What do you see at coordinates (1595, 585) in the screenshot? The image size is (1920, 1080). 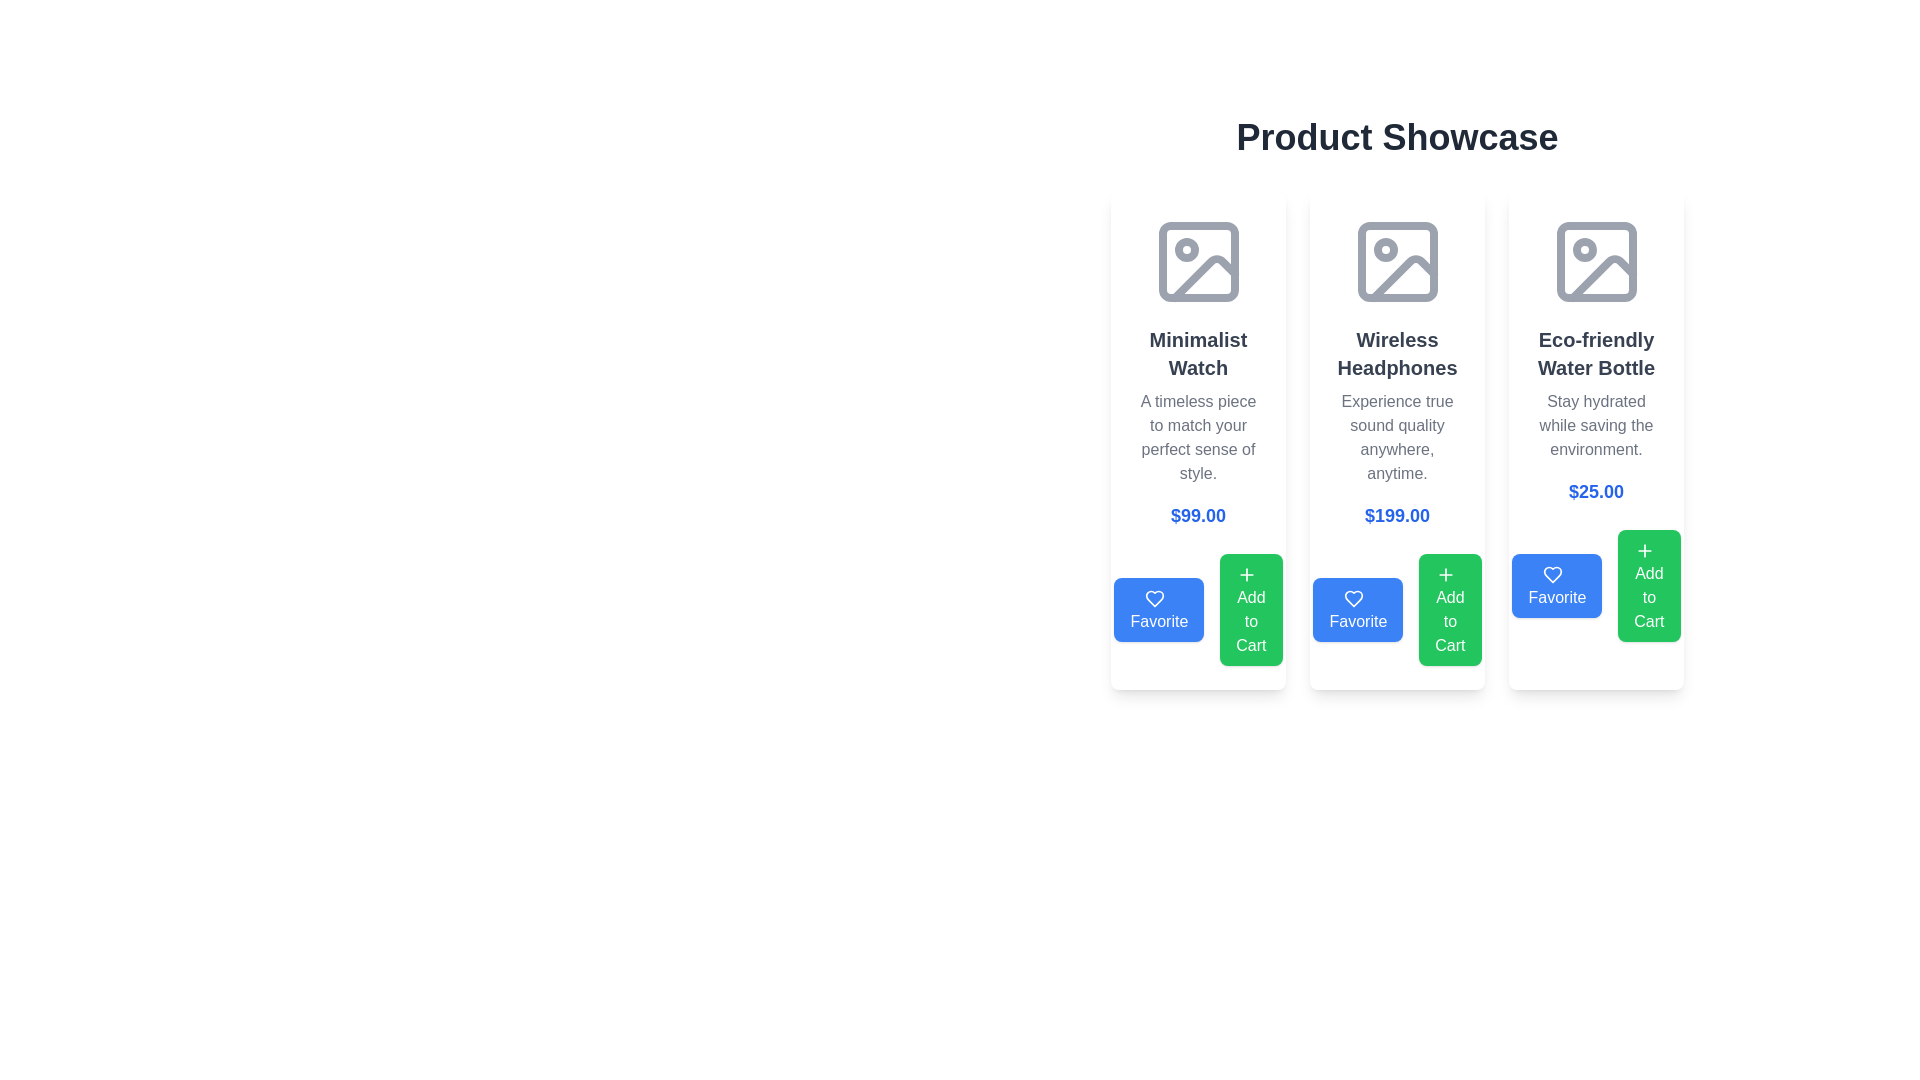 I see `the favorite button for the 'Eco-friendly Water Bottle' to observe any hover effects` at bounding box center [1595, 585].